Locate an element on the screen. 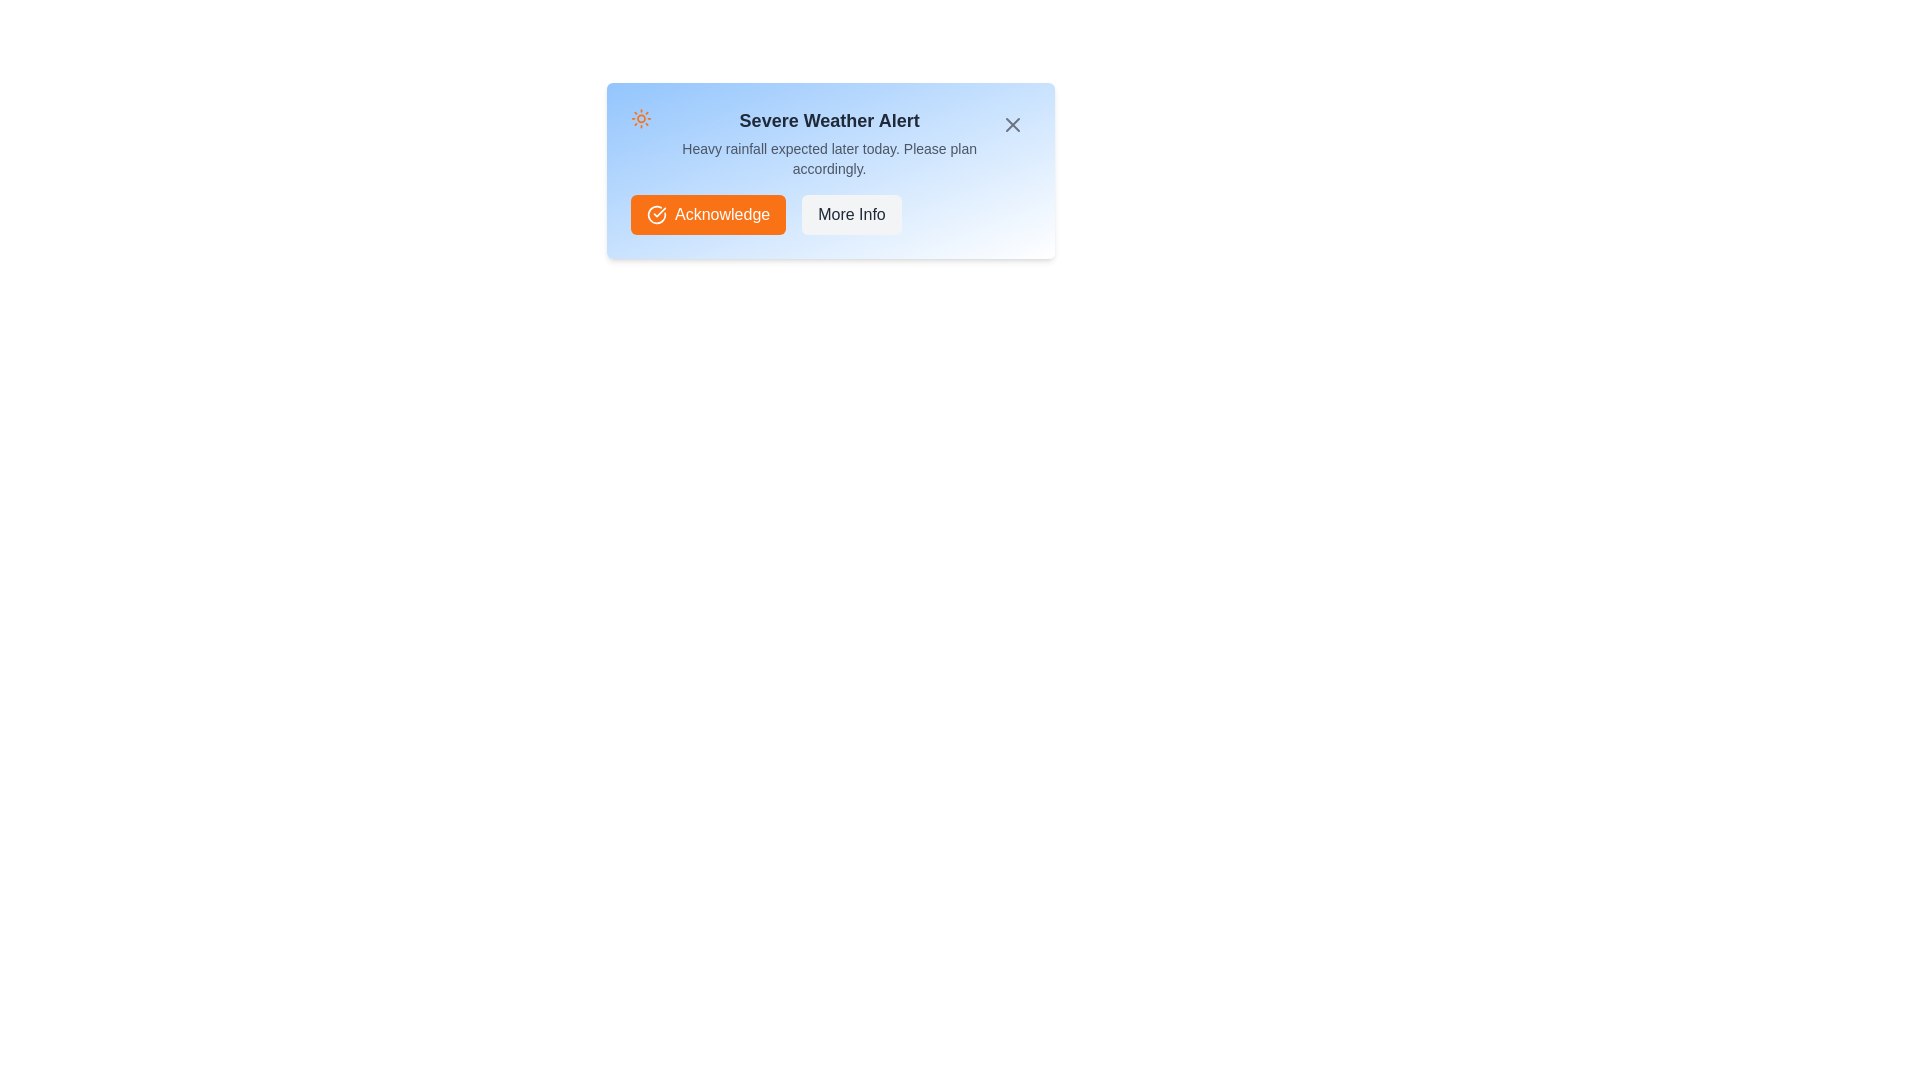 This screenshot has height=1080, width=1920. the 'More Info' button to view additional details about the alert is located at coordinates (850, 215).